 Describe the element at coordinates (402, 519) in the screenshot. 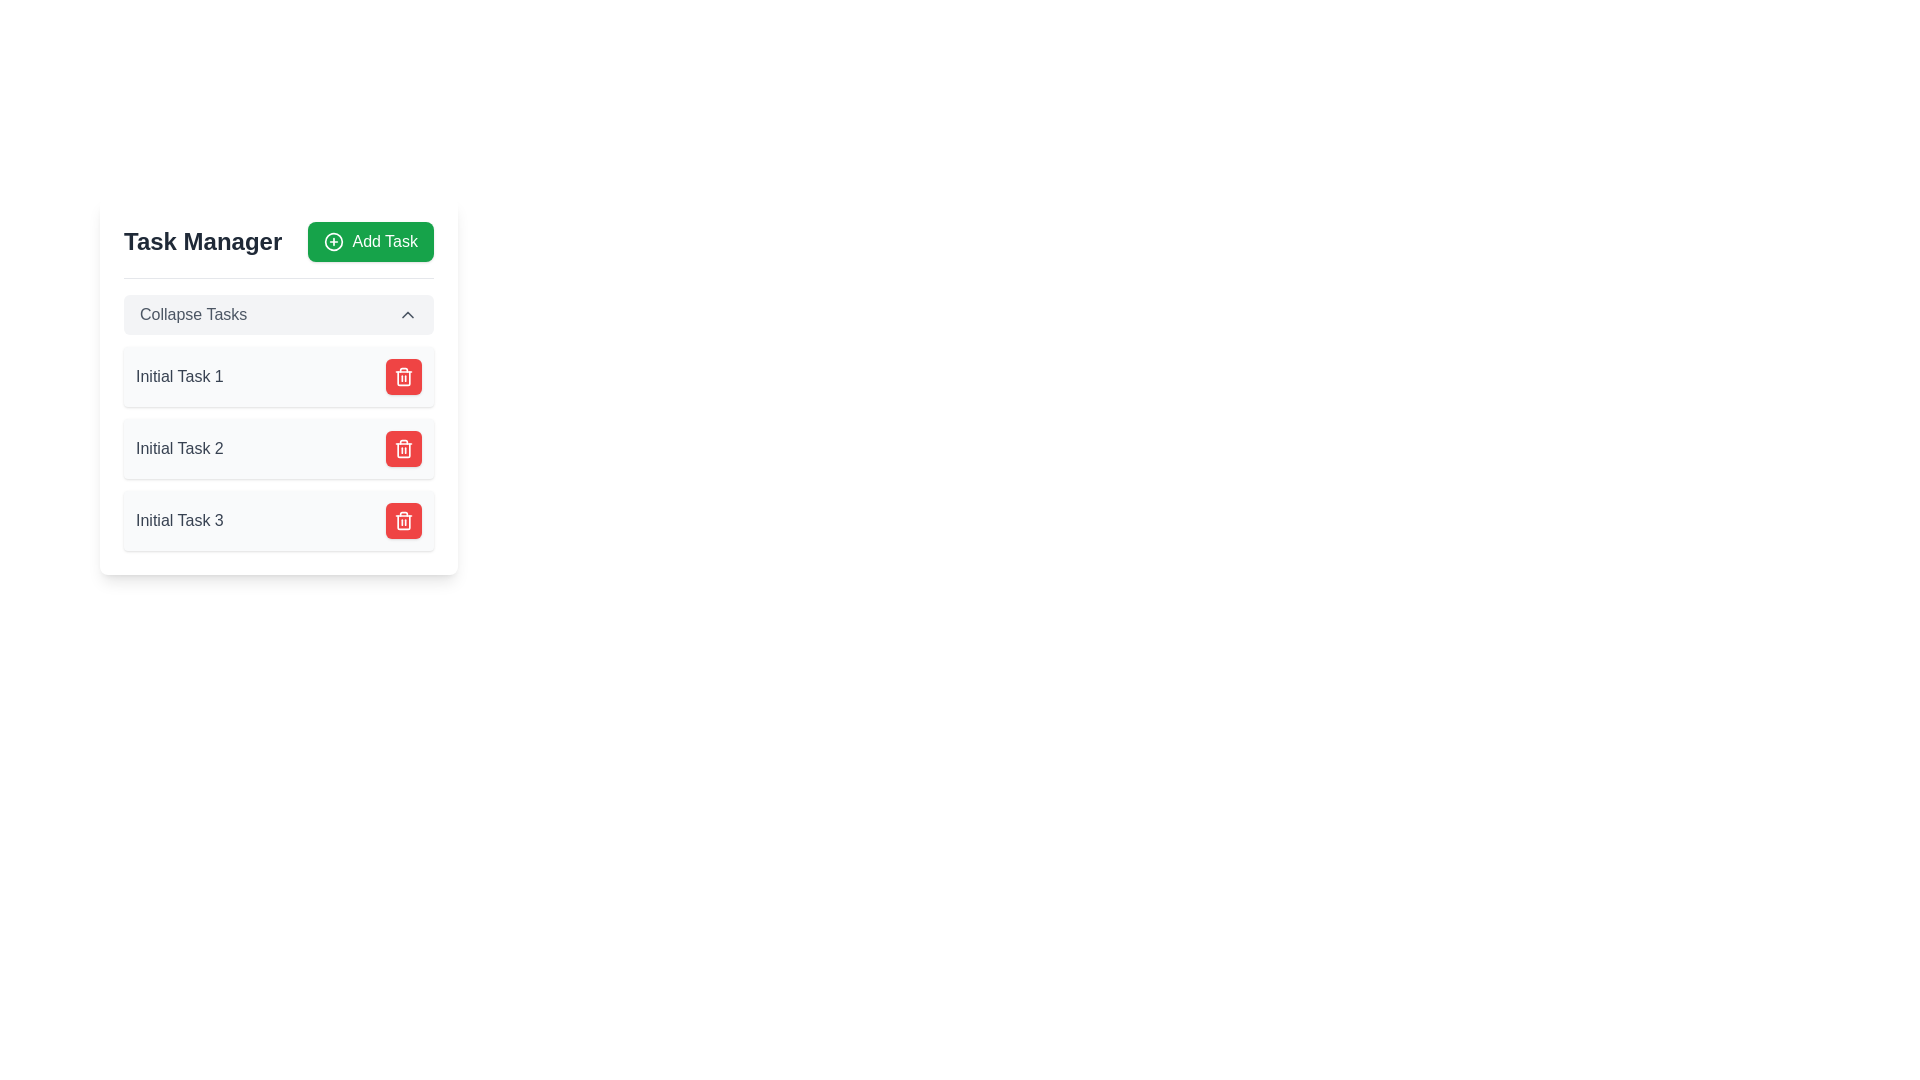

I see `the delete icon embedded in a red circular button` at that location.